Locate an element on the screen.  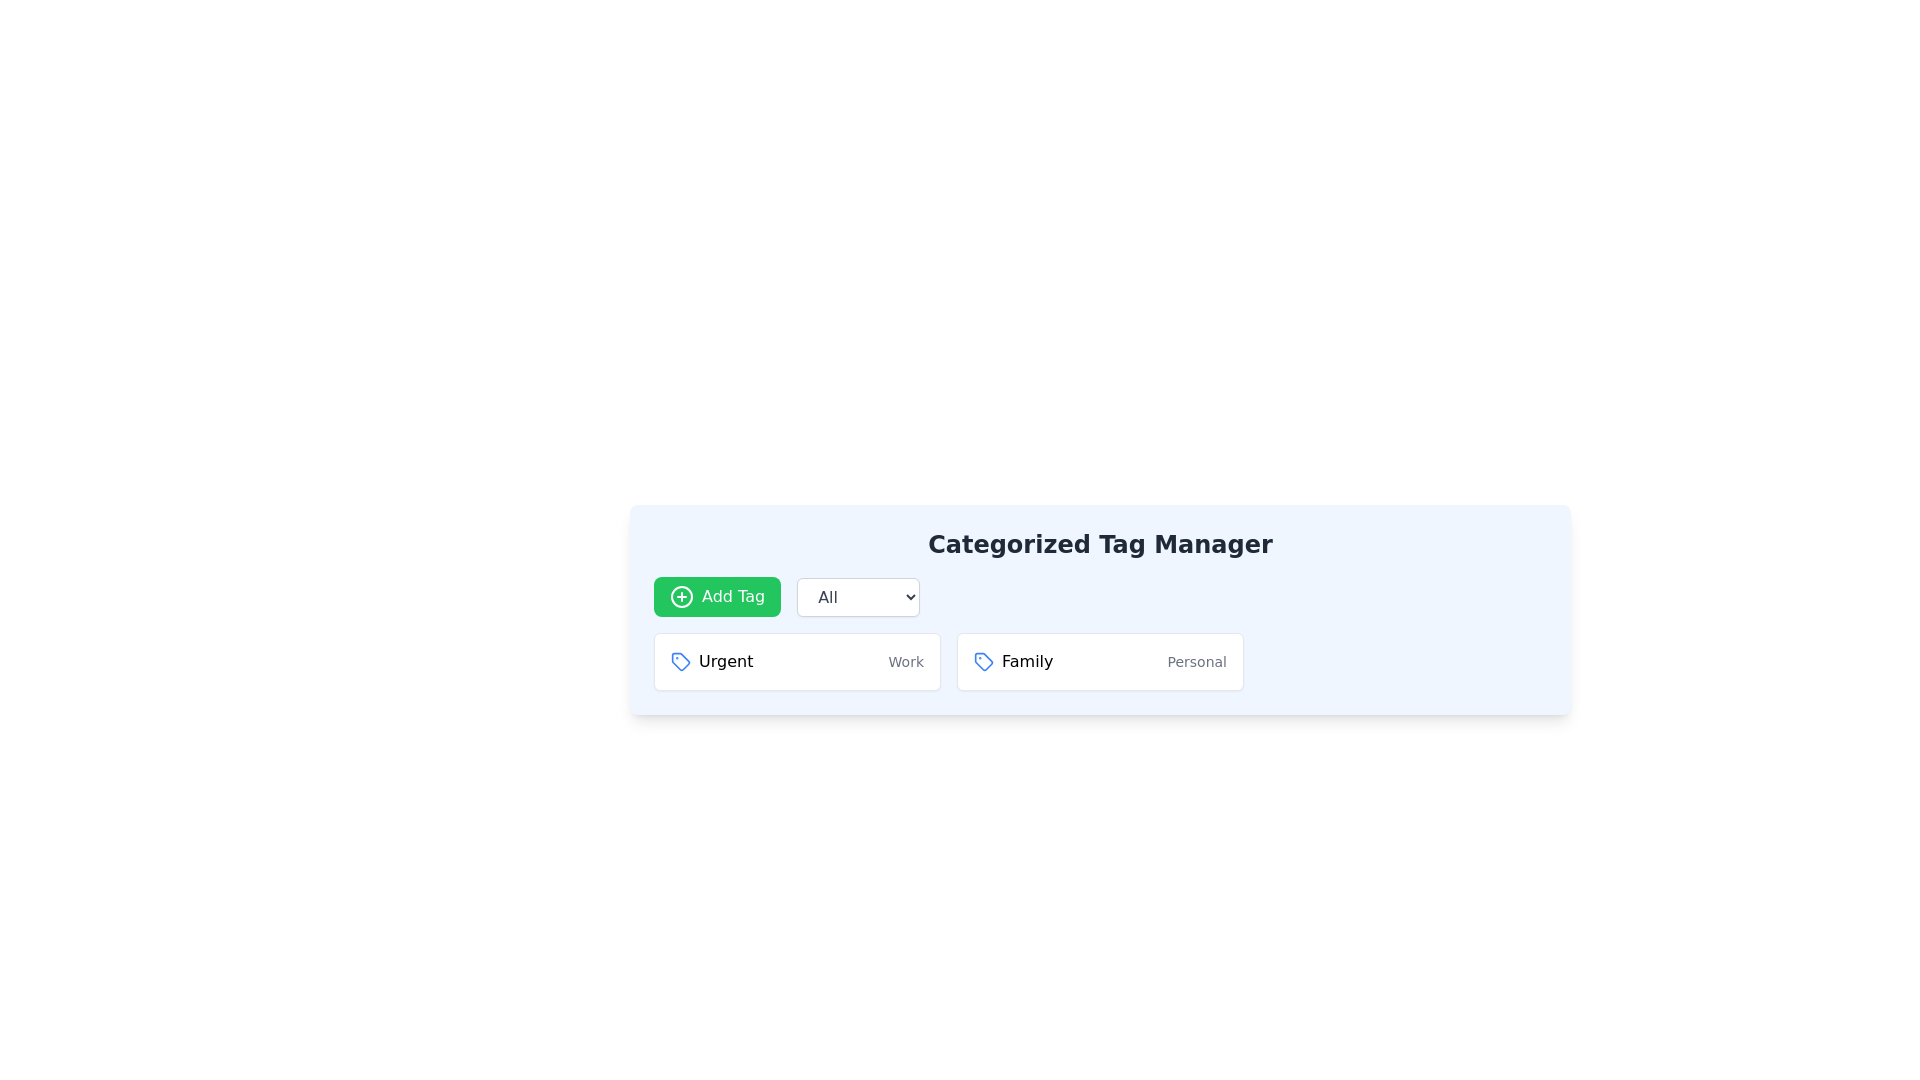
the dropdown menu styled with a white background, gray border, and rounded corners that displays 'All' with a caret, located next to the 'Add Tag' button is located at coordinates (858, 596).